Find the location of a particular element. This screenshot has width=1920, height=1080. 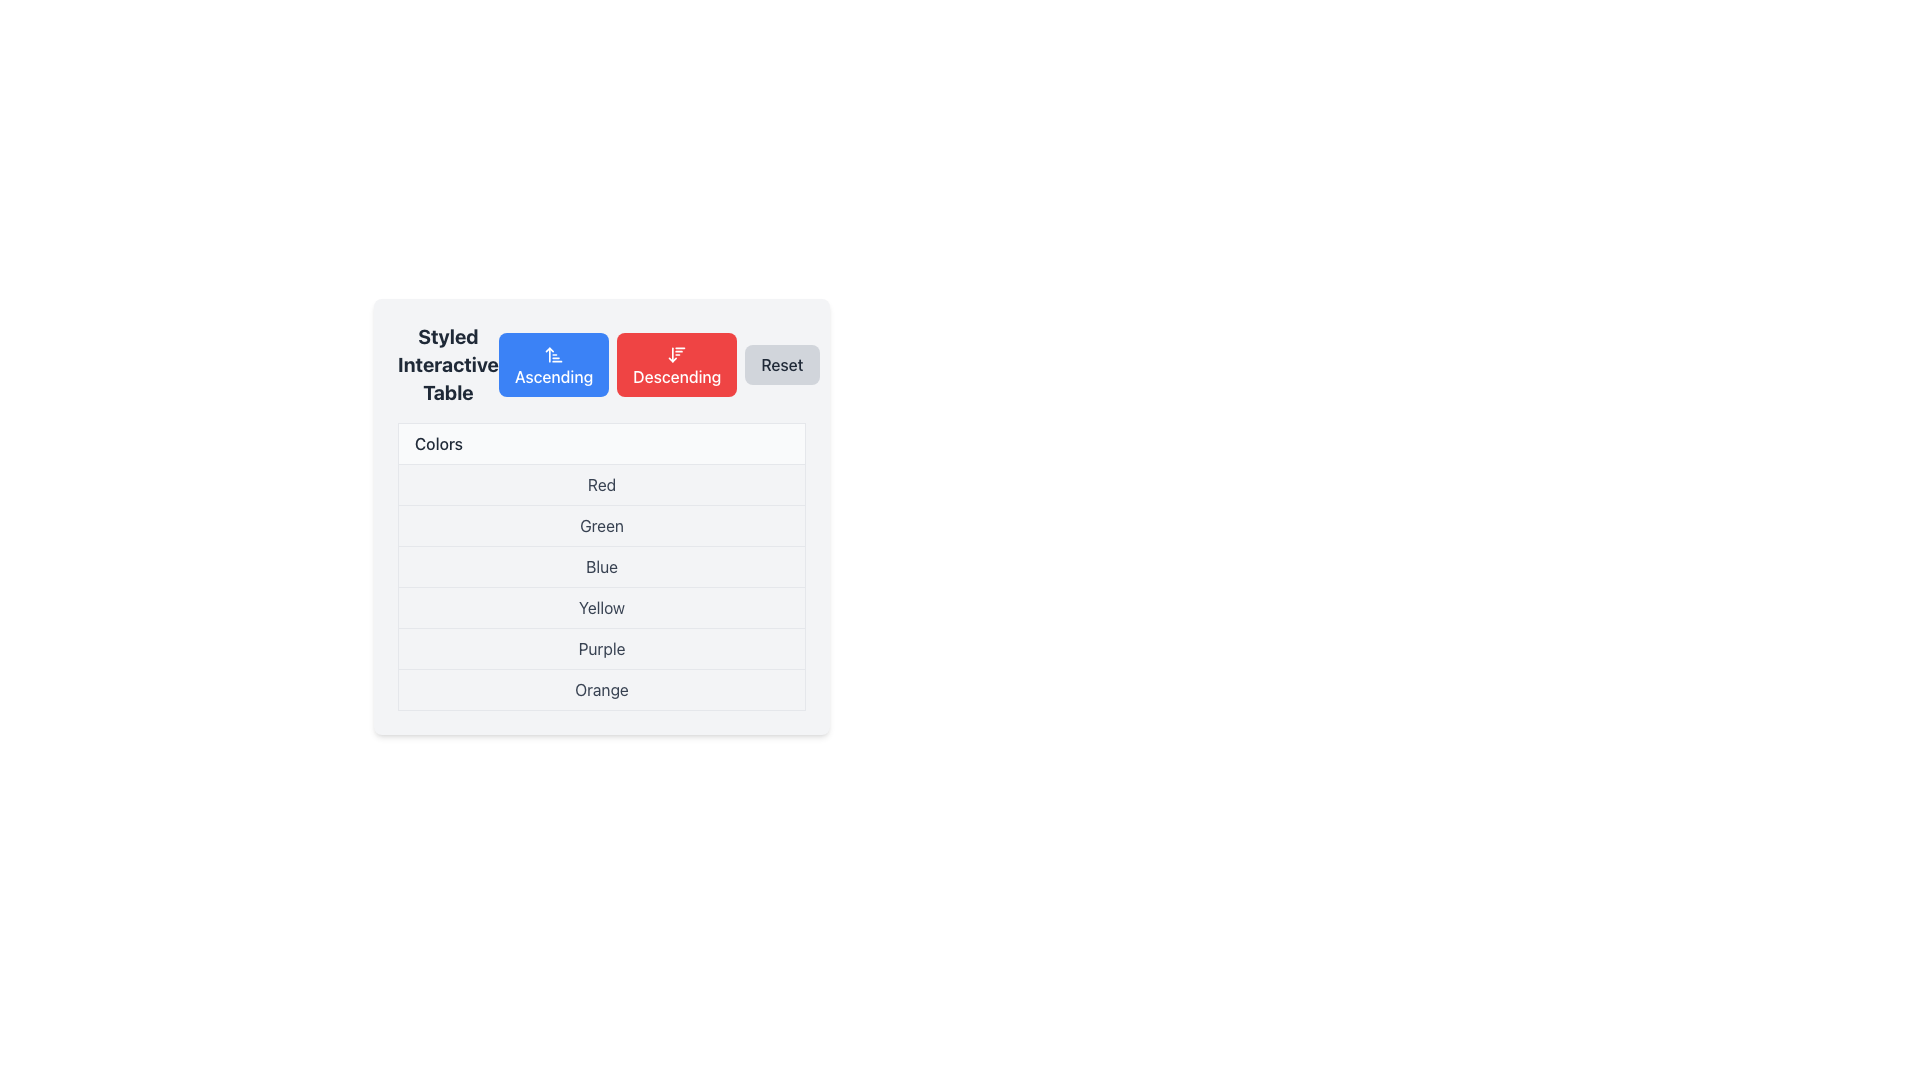

the 'Descending' sorting icon, which is located within the red button positioned second from the left in the row of sorting buttons at the top of the table interface, to sort the items in descending order is located at coordinates (677, 353).